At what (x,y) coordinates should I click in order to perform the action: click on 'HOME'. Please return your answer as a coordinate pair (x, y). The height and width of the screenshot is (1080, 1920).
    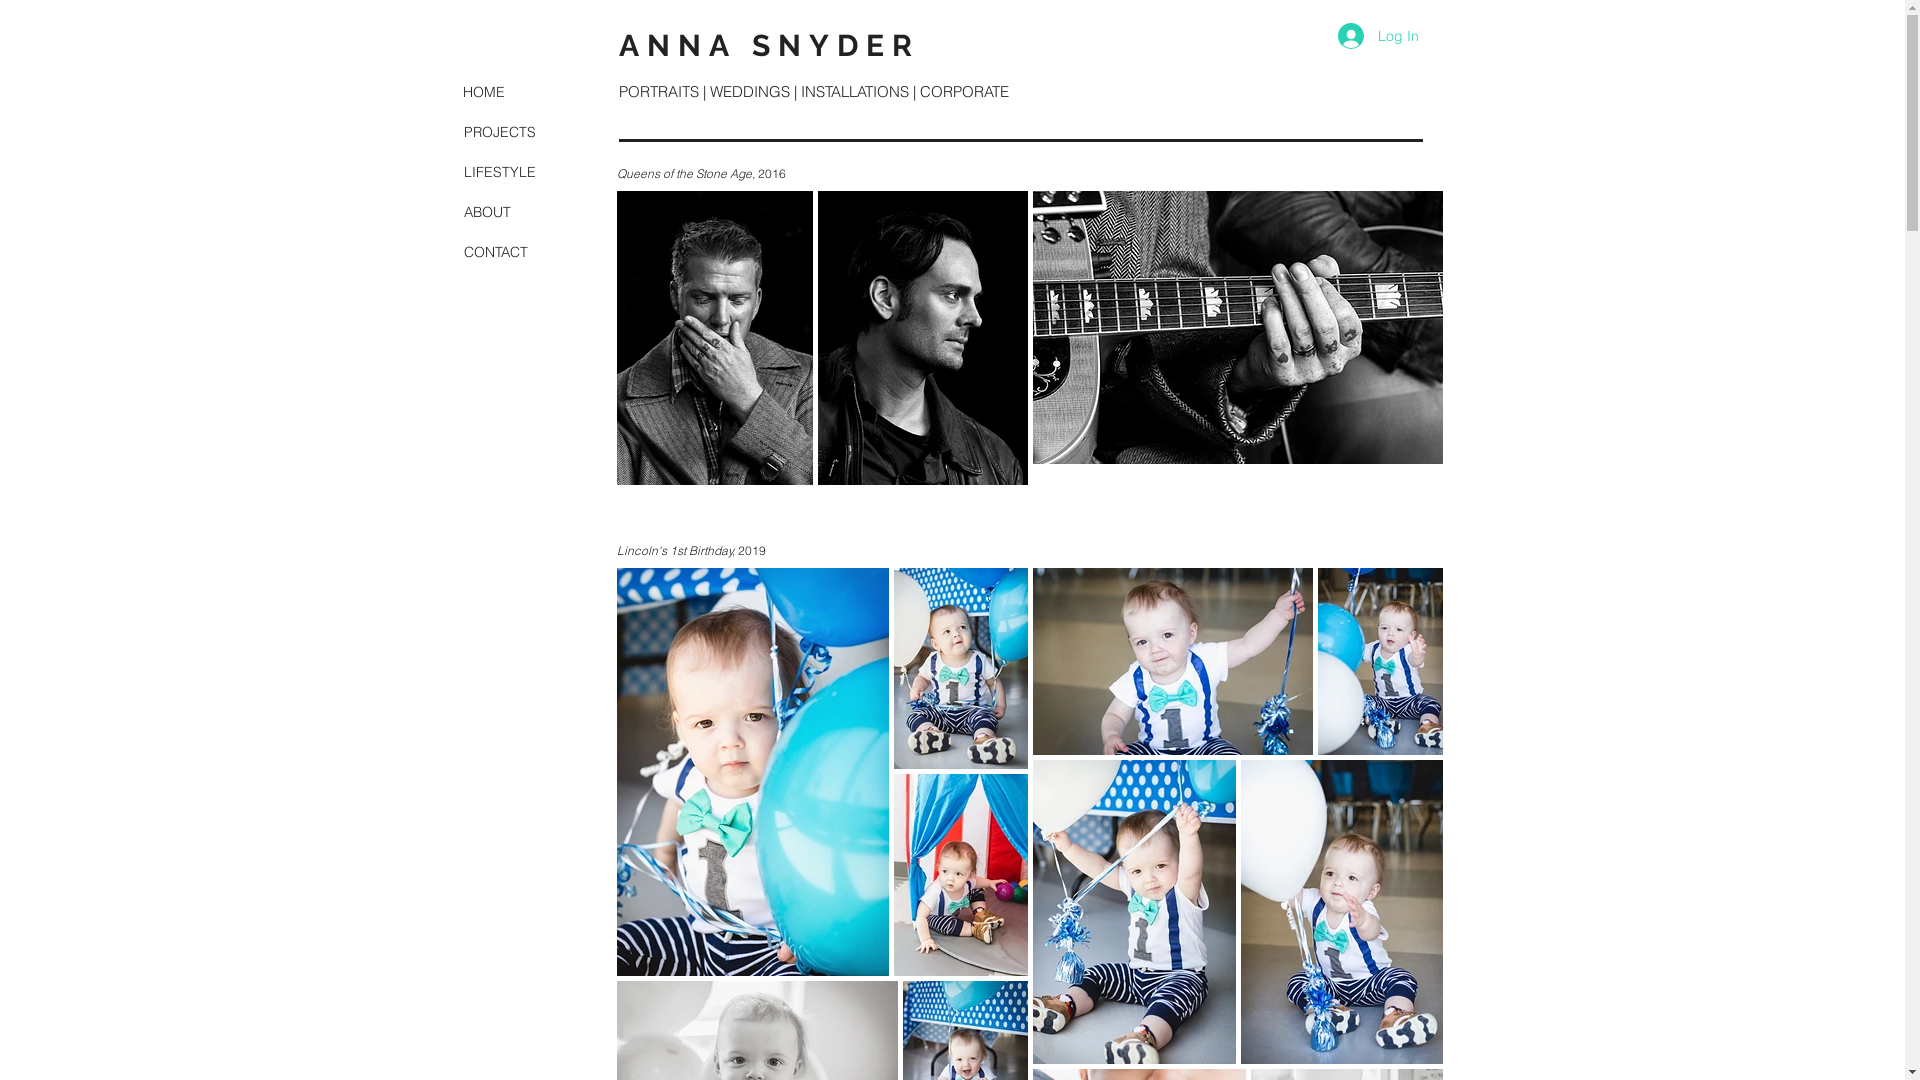
    Looking at the image, I should click on (532, 92).